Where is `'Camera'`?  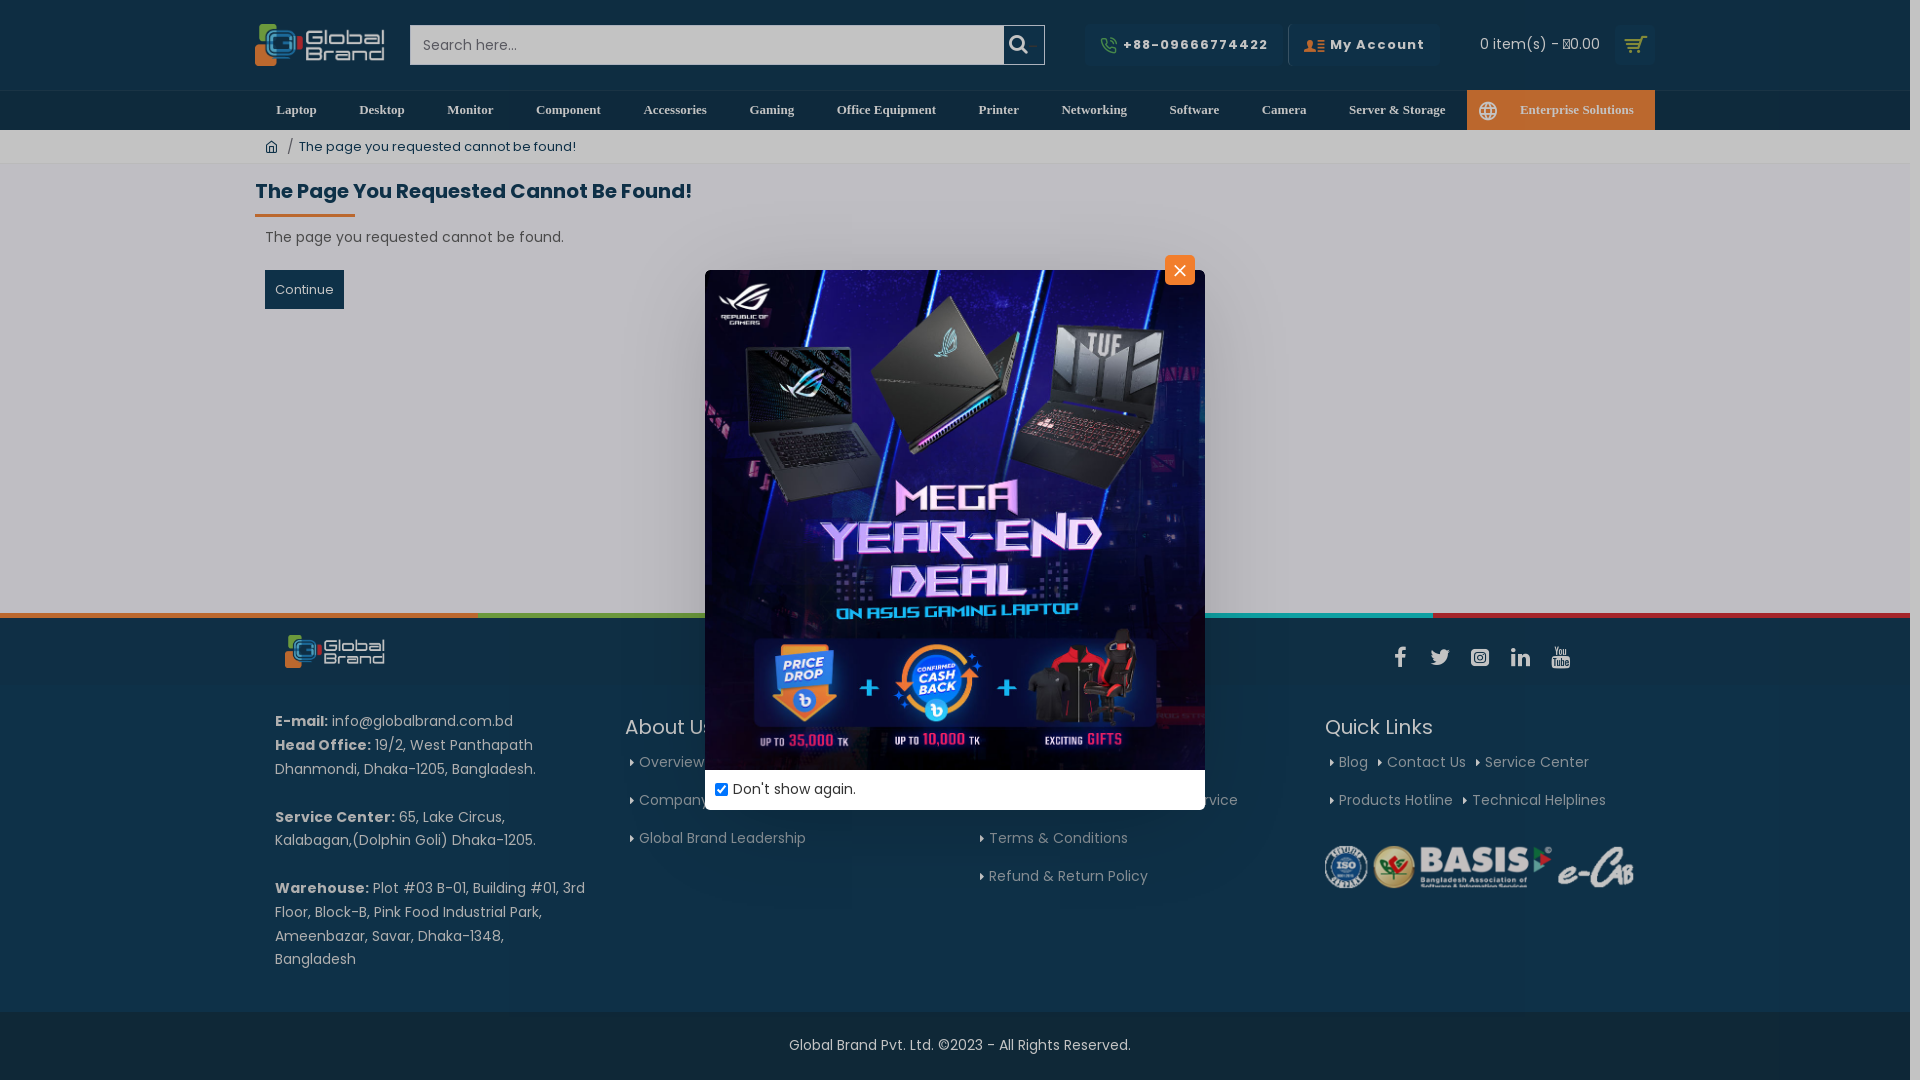
'Camera' is located at coordinates (1283, 110).